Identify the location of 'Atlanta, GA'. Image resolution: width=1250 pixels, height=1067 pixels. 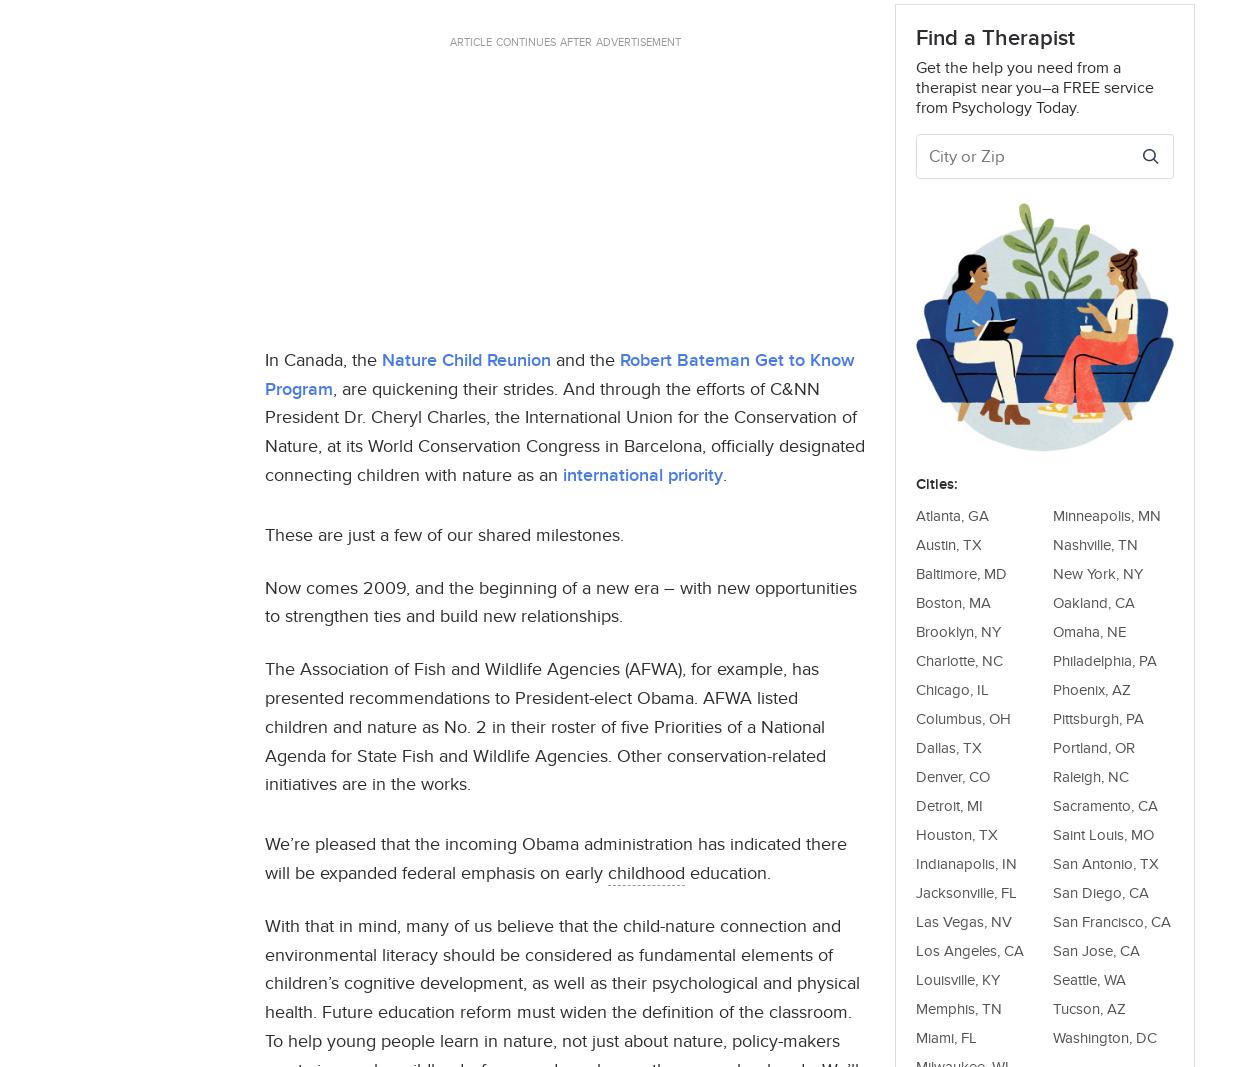
(951, 513).